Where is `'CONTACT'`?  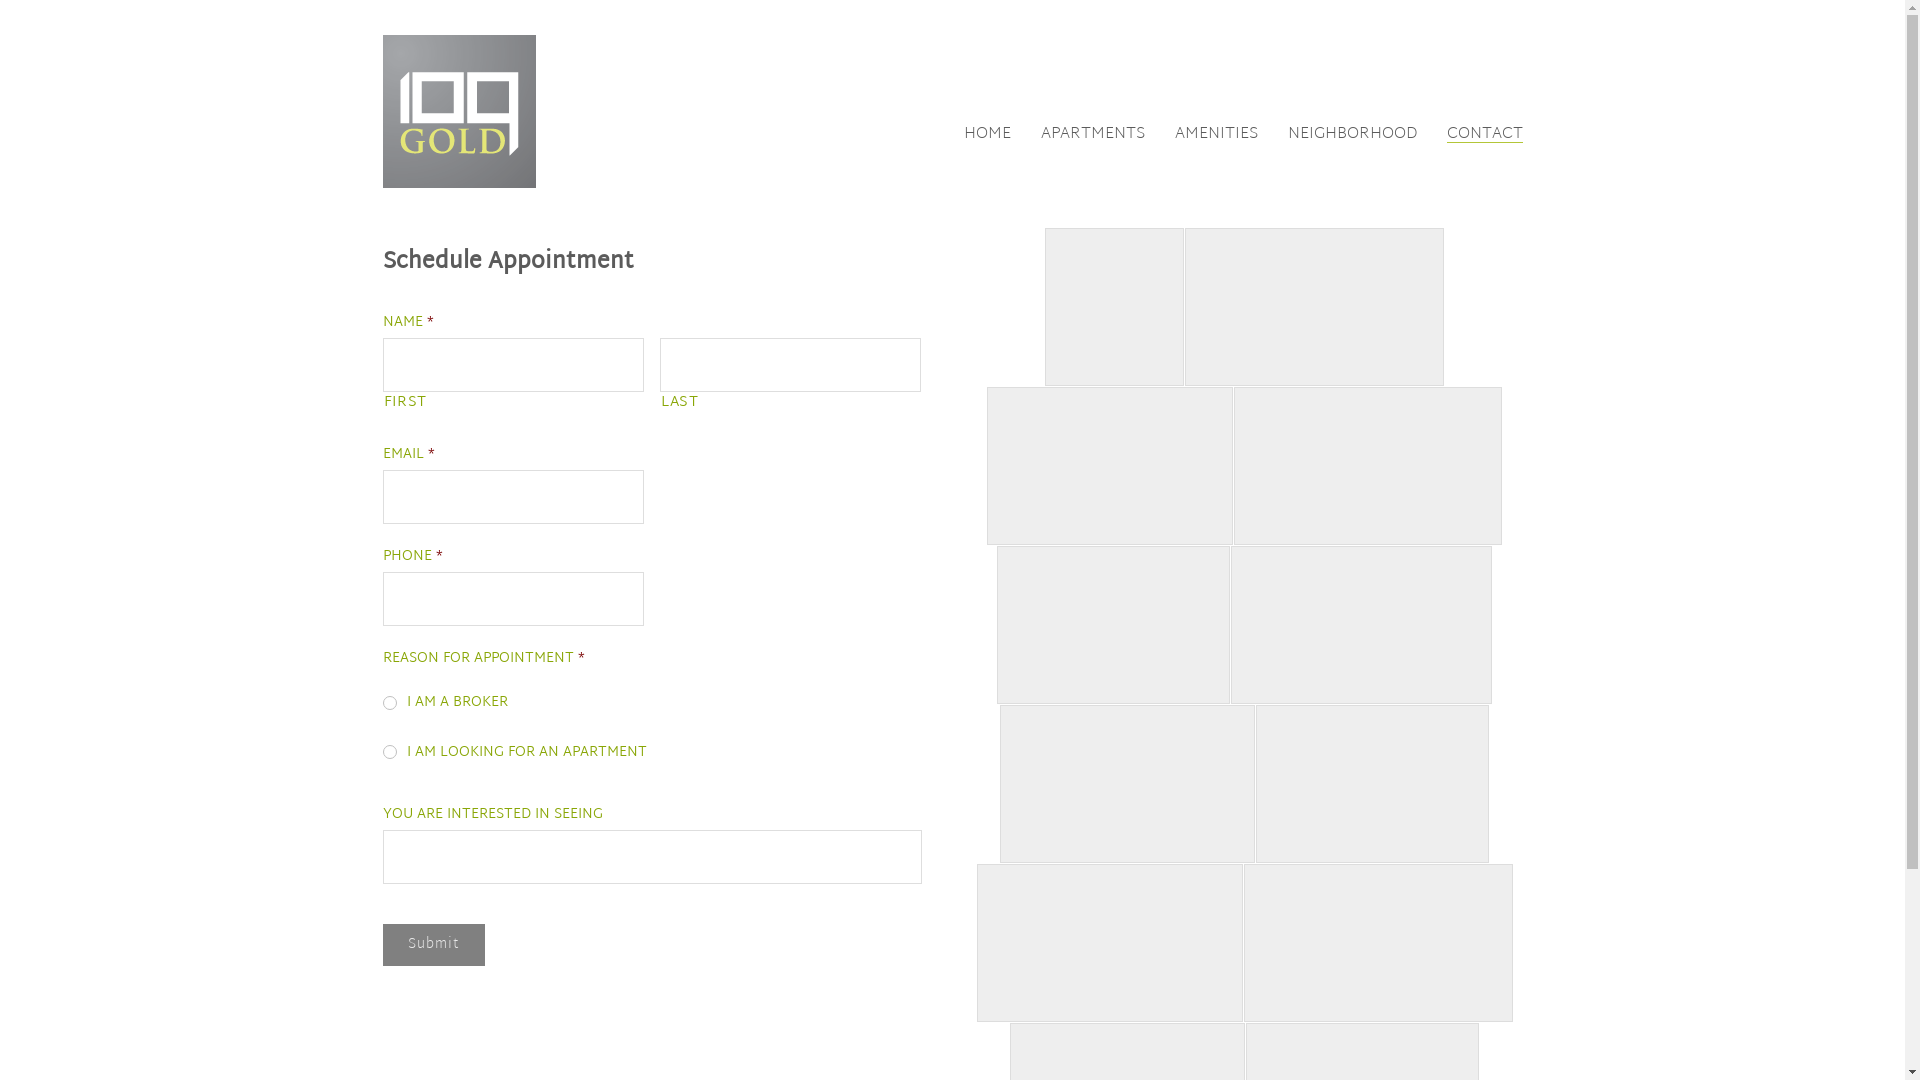
'CONTACT' is located at coordinates (1483, 135).